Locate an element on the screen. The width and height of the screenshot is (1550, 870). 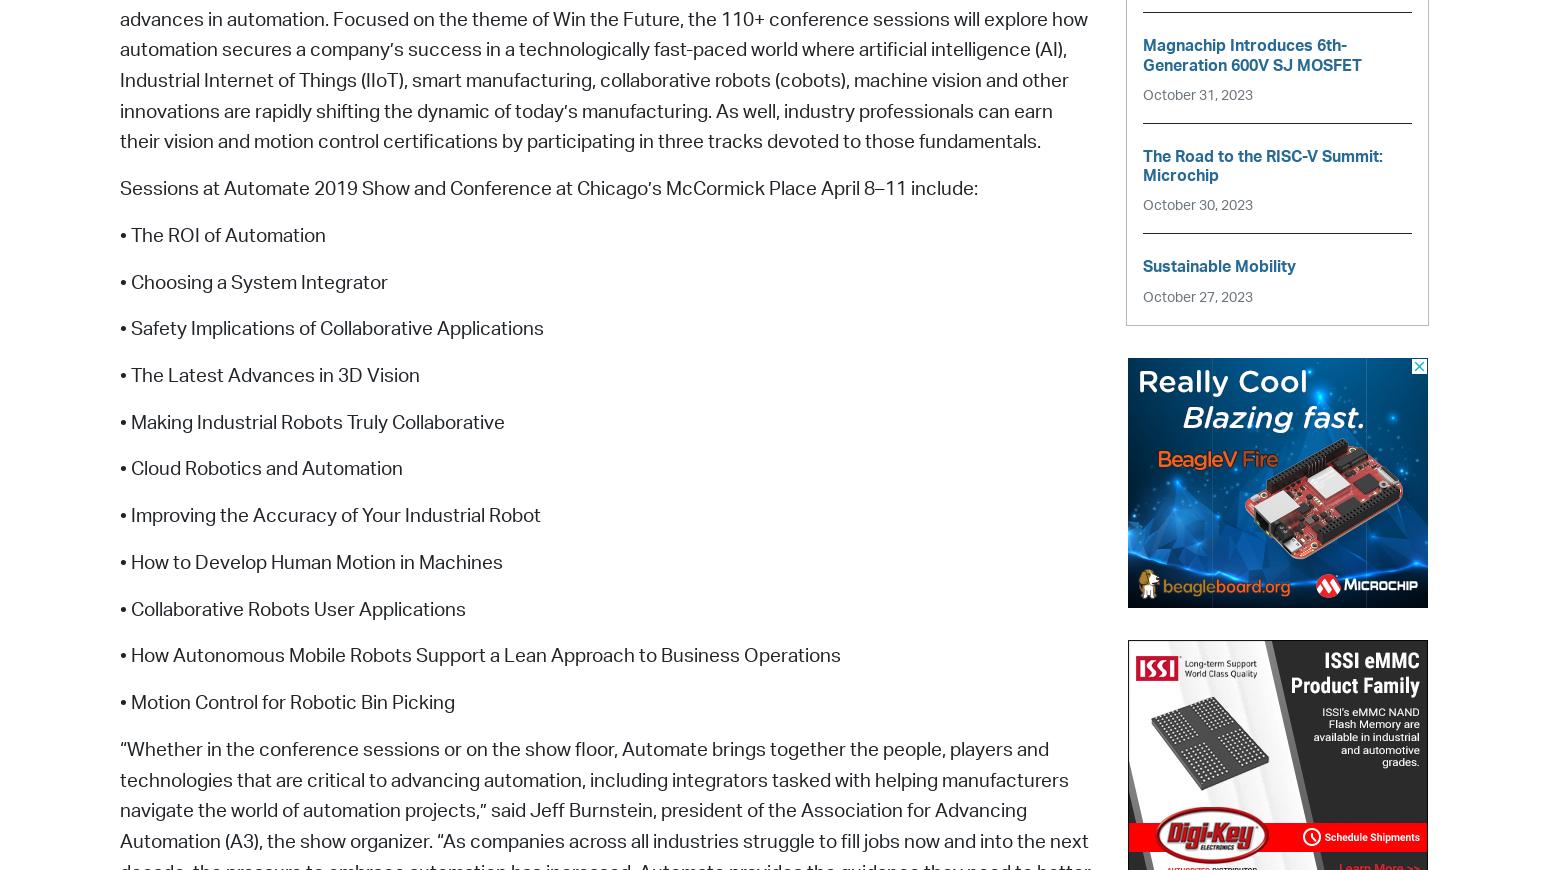
'• Motion Control for Robotic Bin Picking' is located at coordinates (119, 703).